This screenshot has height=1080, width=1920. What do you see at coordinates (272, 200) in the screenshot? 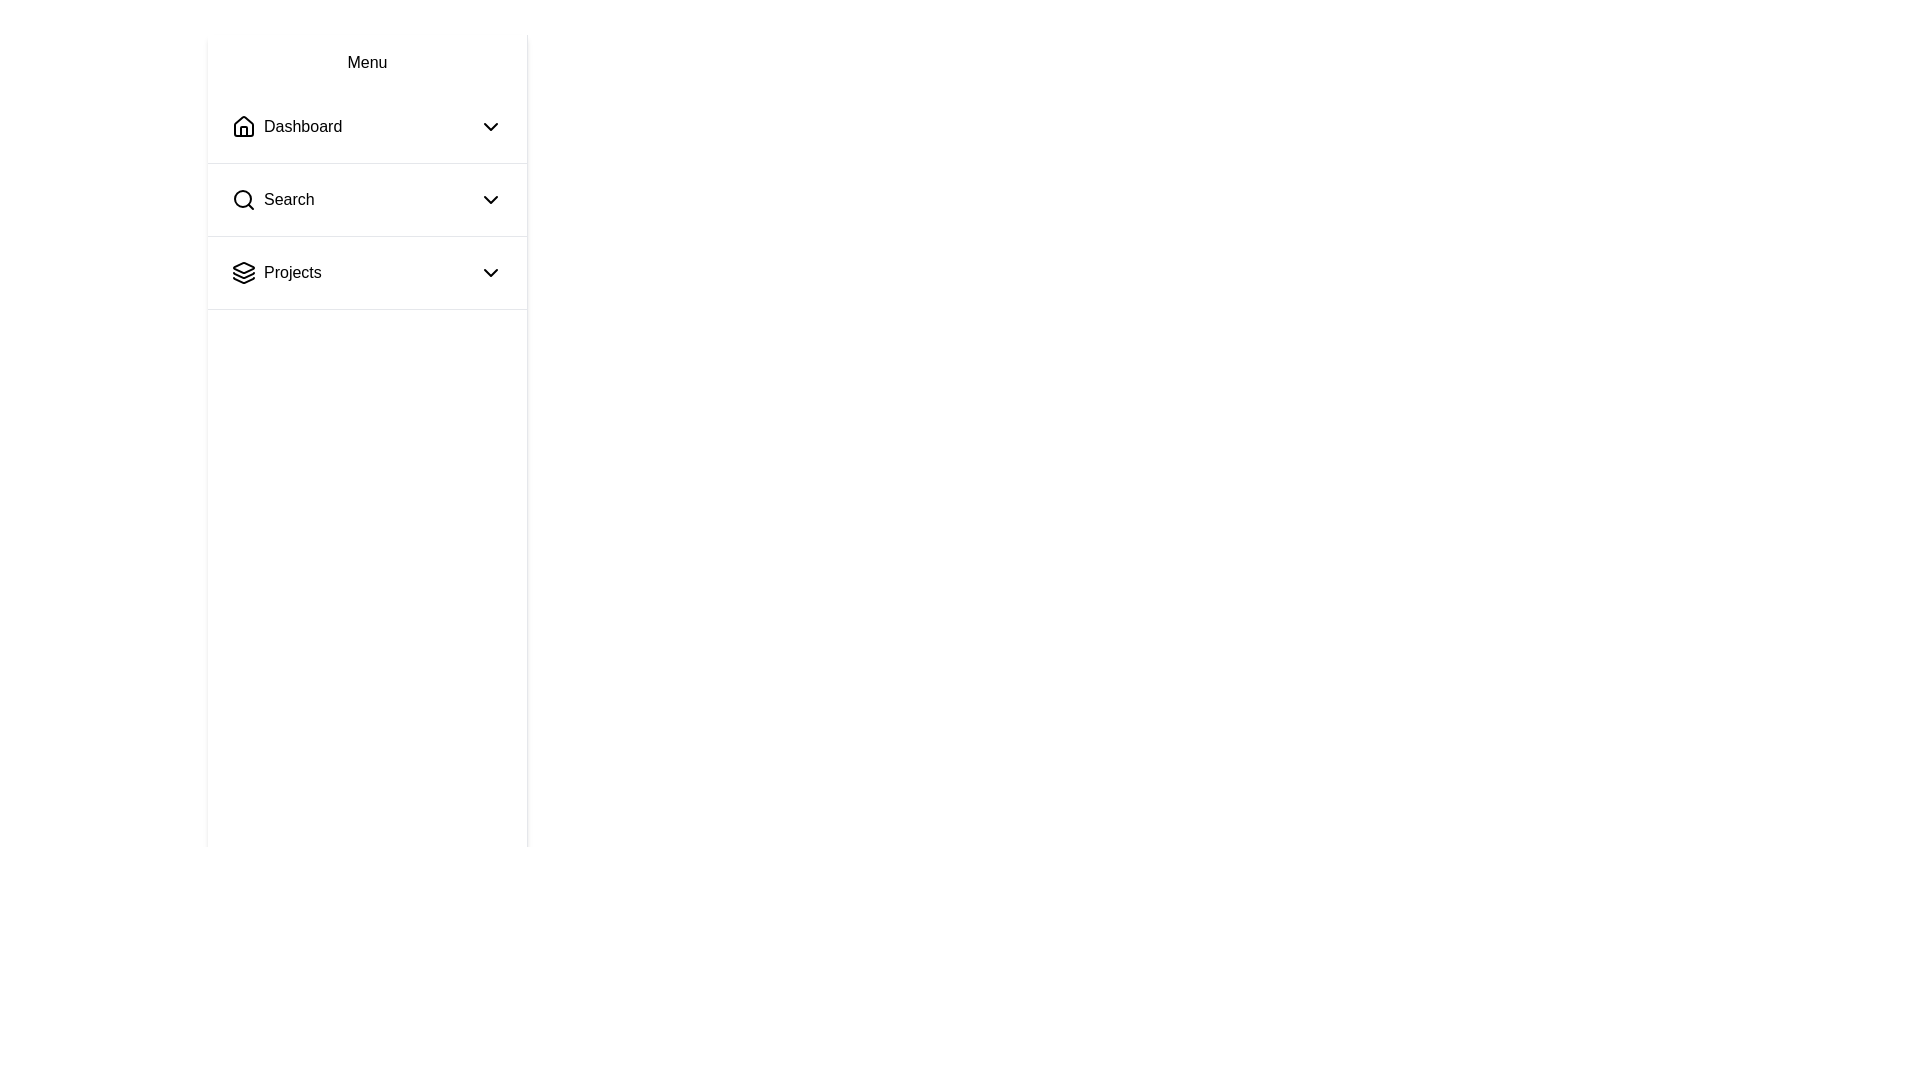
I see `the 'Search' menu item, which features a magnifying glass icon and is located below the 'Dashboard' item in the menu` at bounding box center [272, 200].